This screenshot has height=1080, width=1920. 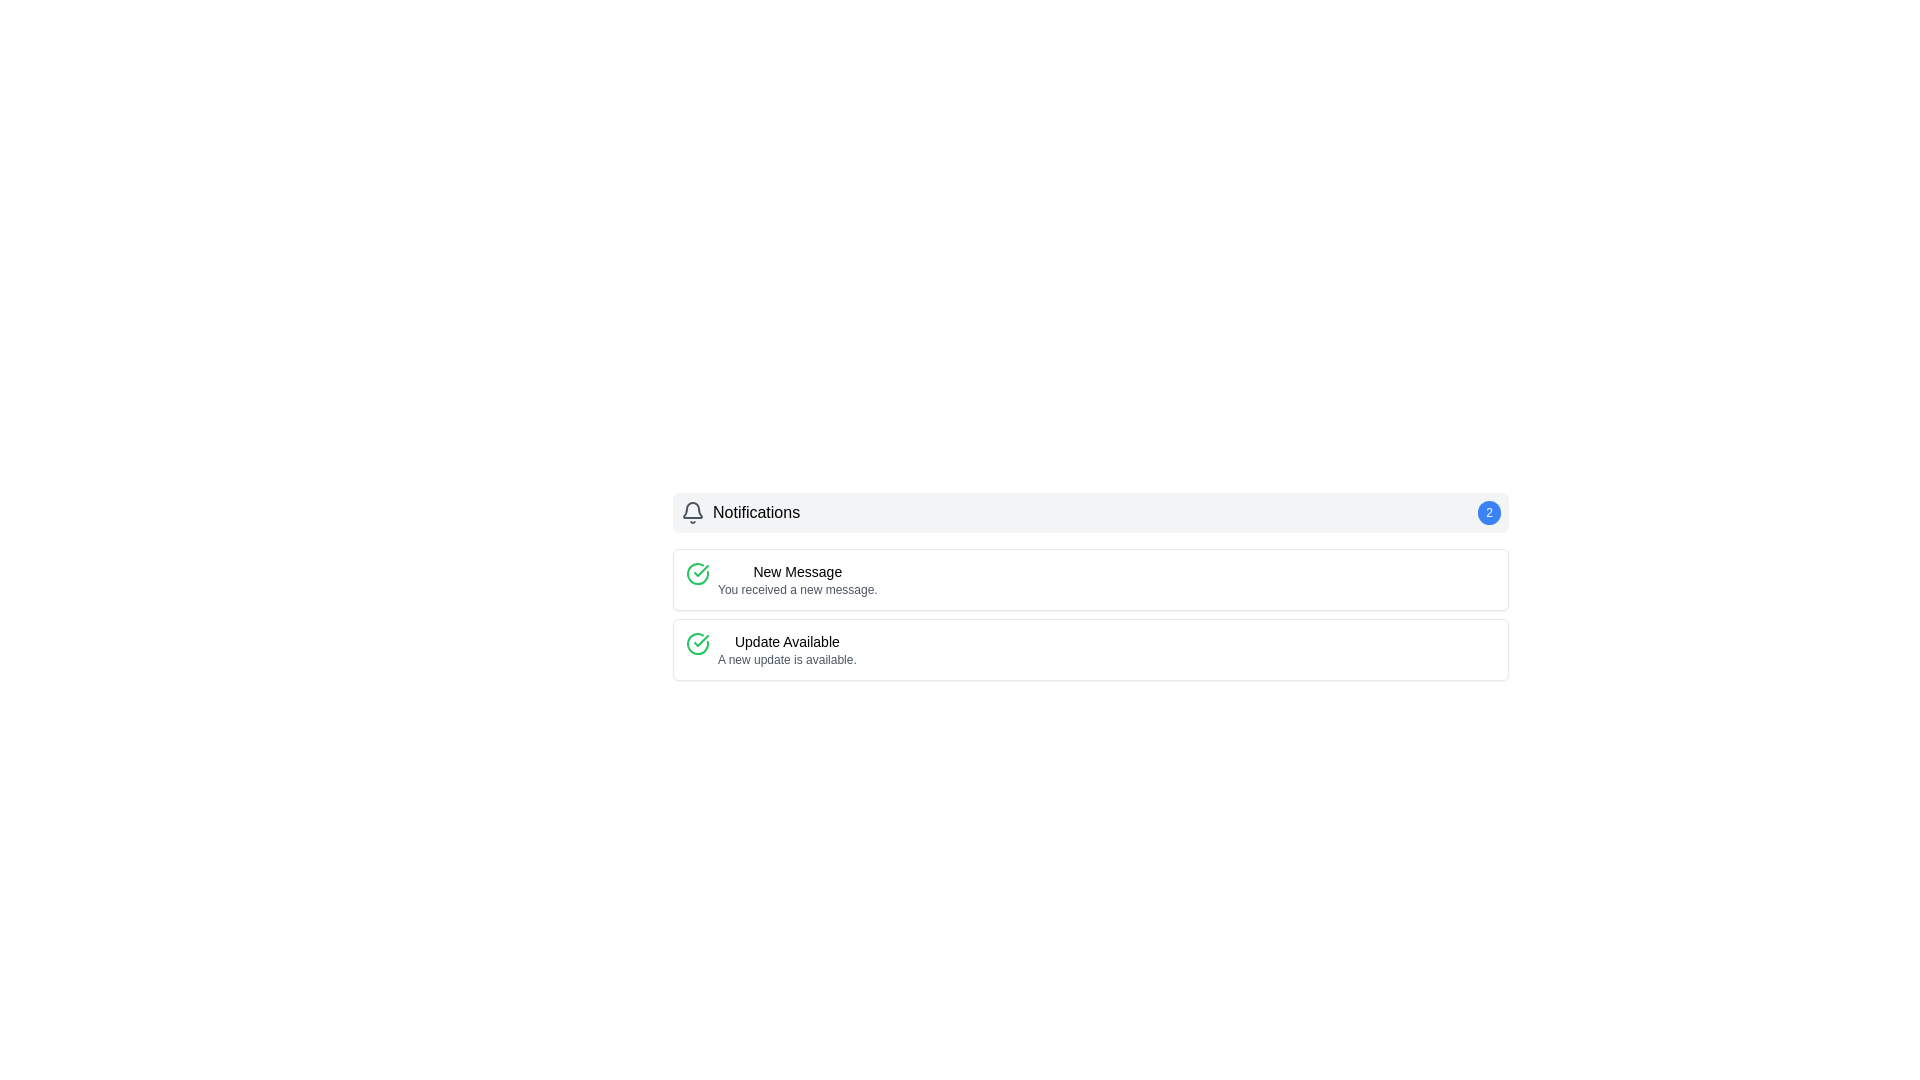 I want to click on the informational text label located directly below the 'Update Available' text in the second listing of the notification panel, so click(x=786, y=659).